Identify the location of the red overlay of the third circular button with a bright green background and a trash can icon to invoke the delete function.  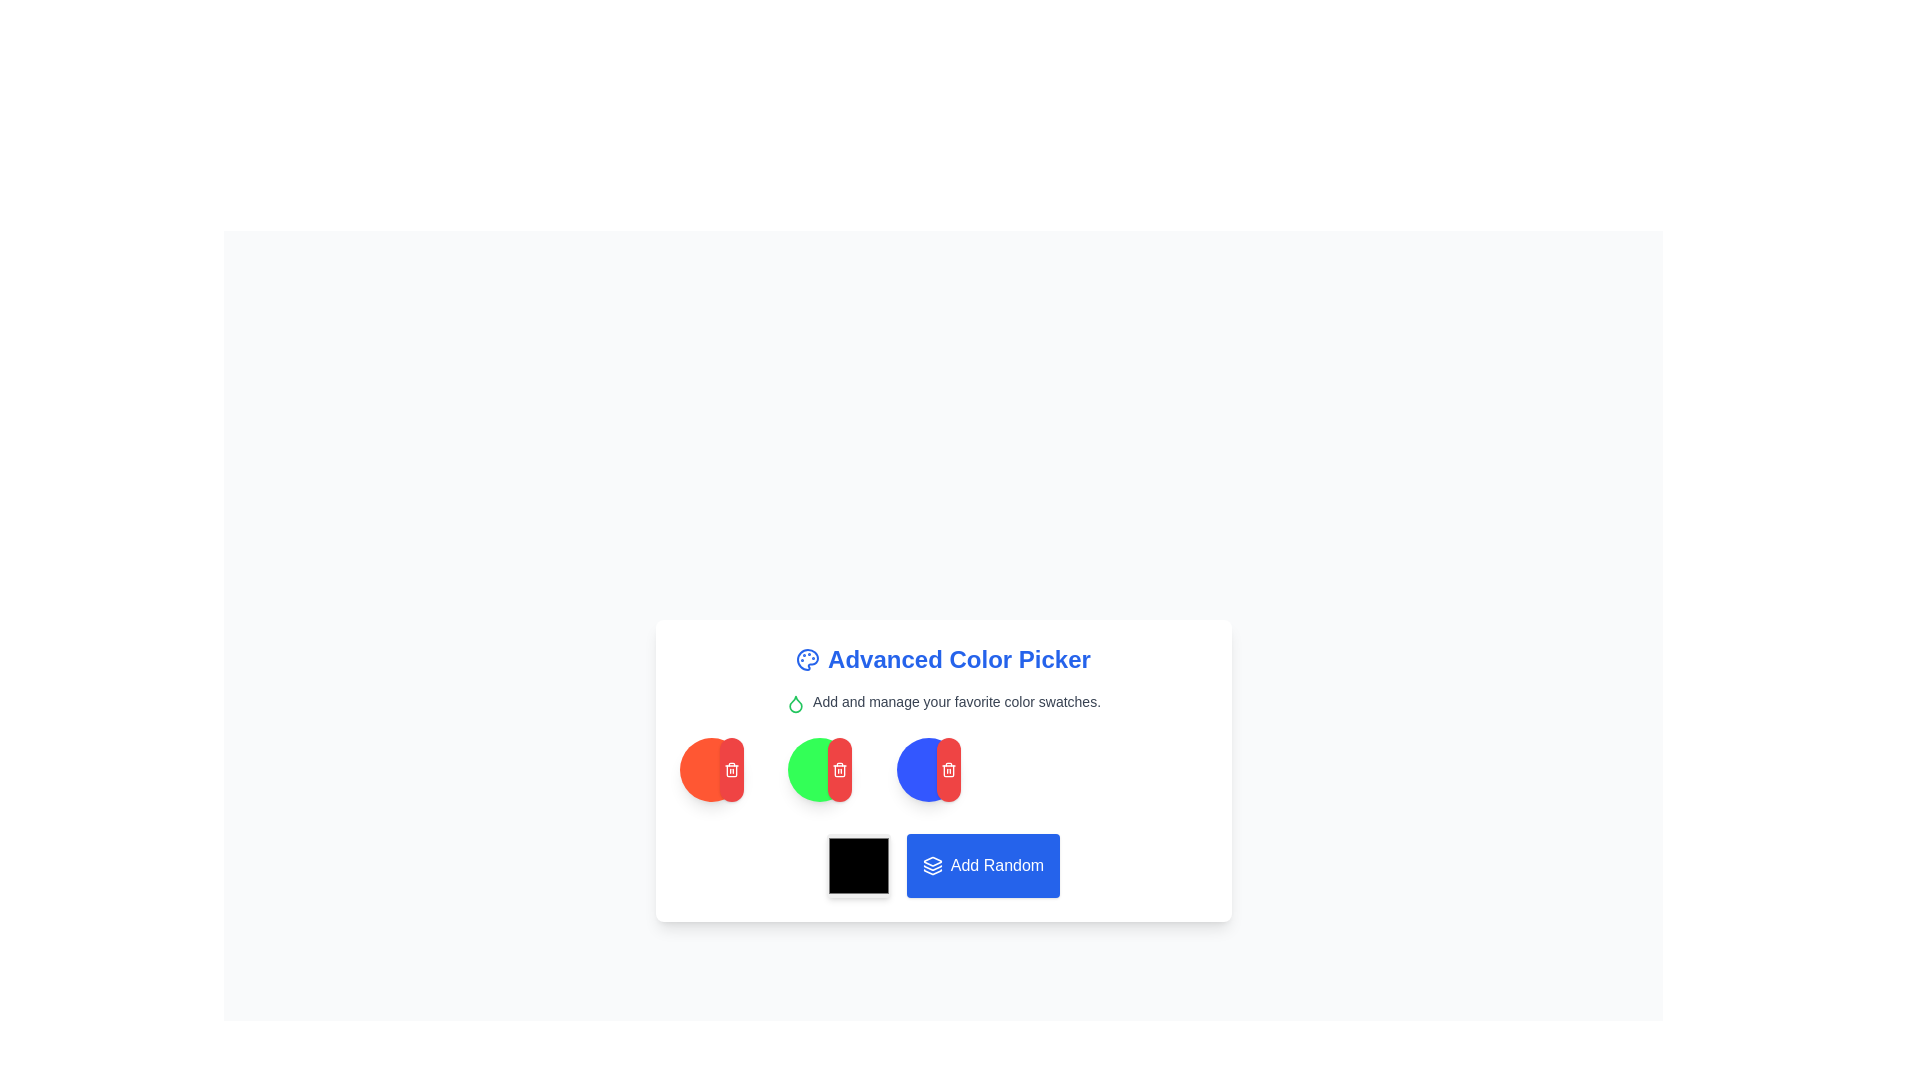
(820, 768).